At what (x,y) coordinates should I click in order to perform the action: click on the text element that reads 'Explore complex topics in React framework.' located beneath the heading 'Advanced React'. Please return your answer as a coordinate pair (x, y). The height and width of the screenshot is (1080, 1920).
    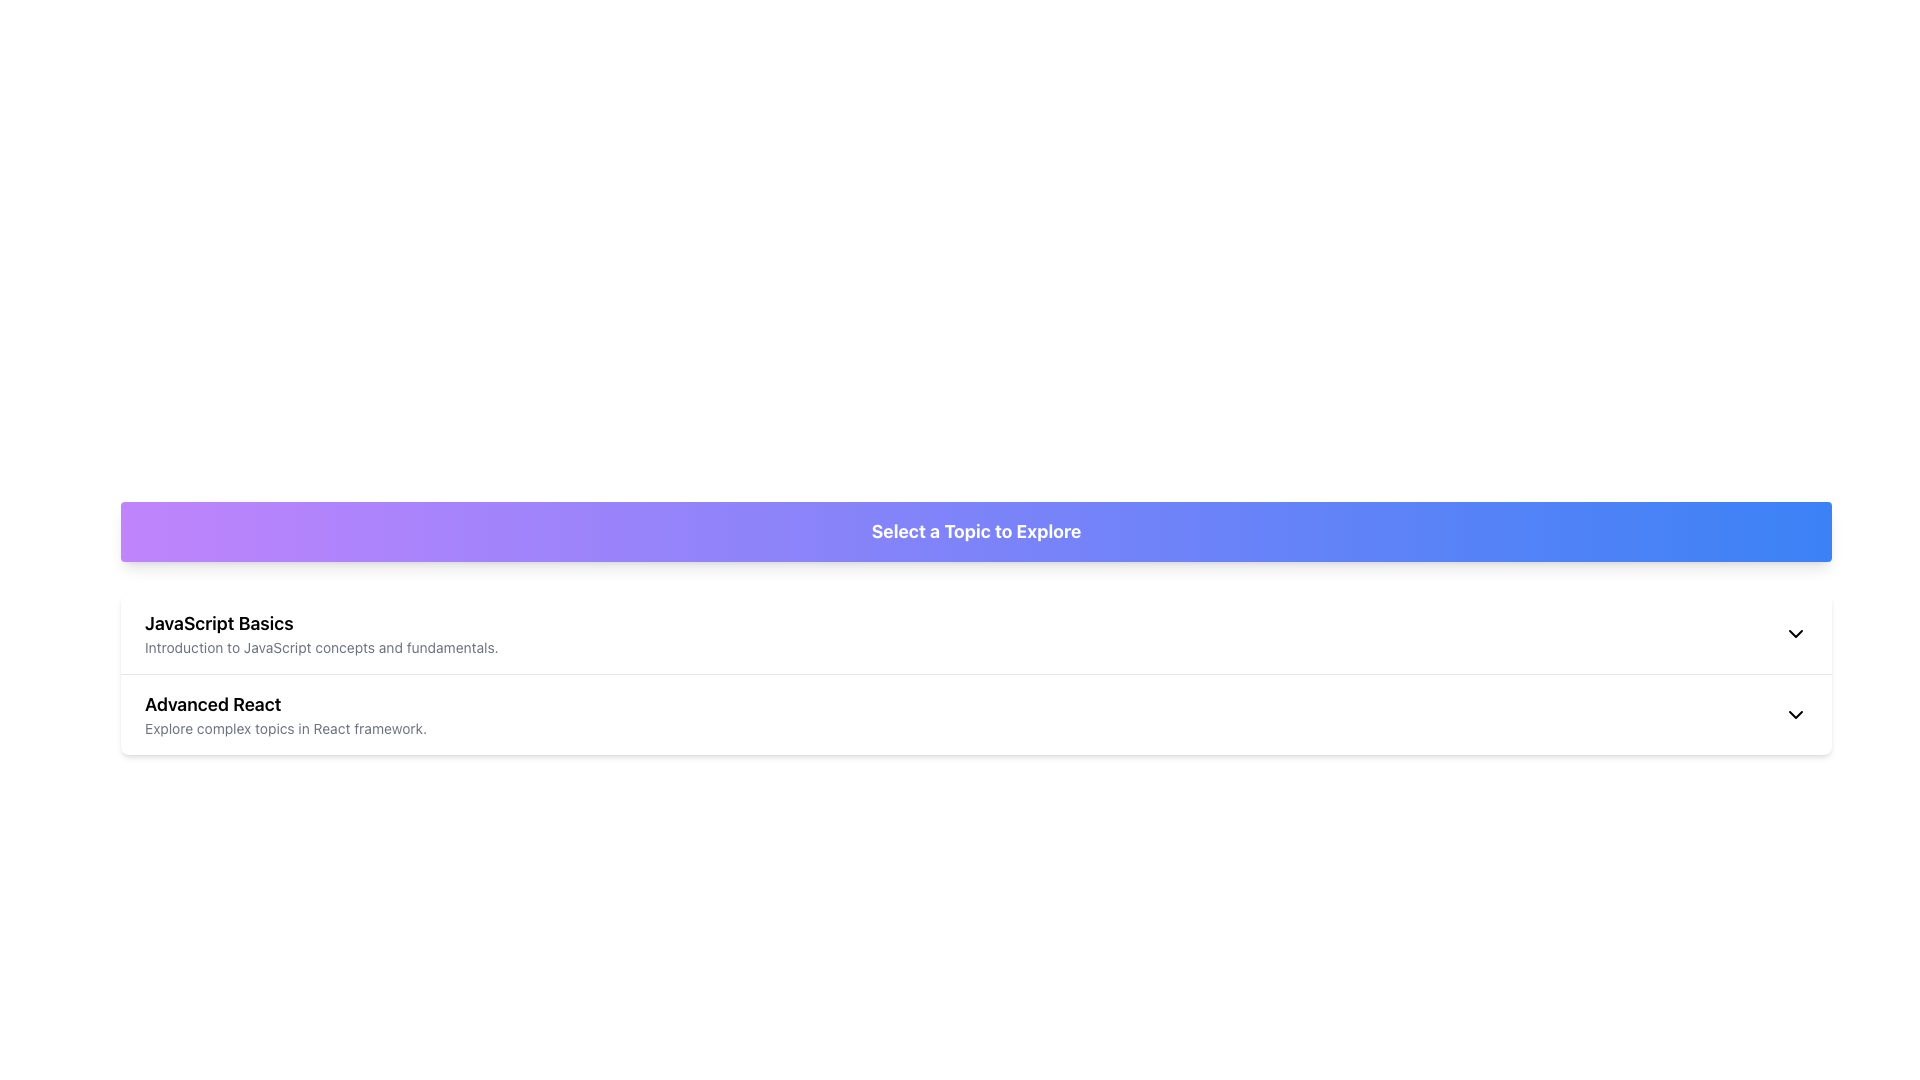
    Looking at the image, I should click on (285, 729).